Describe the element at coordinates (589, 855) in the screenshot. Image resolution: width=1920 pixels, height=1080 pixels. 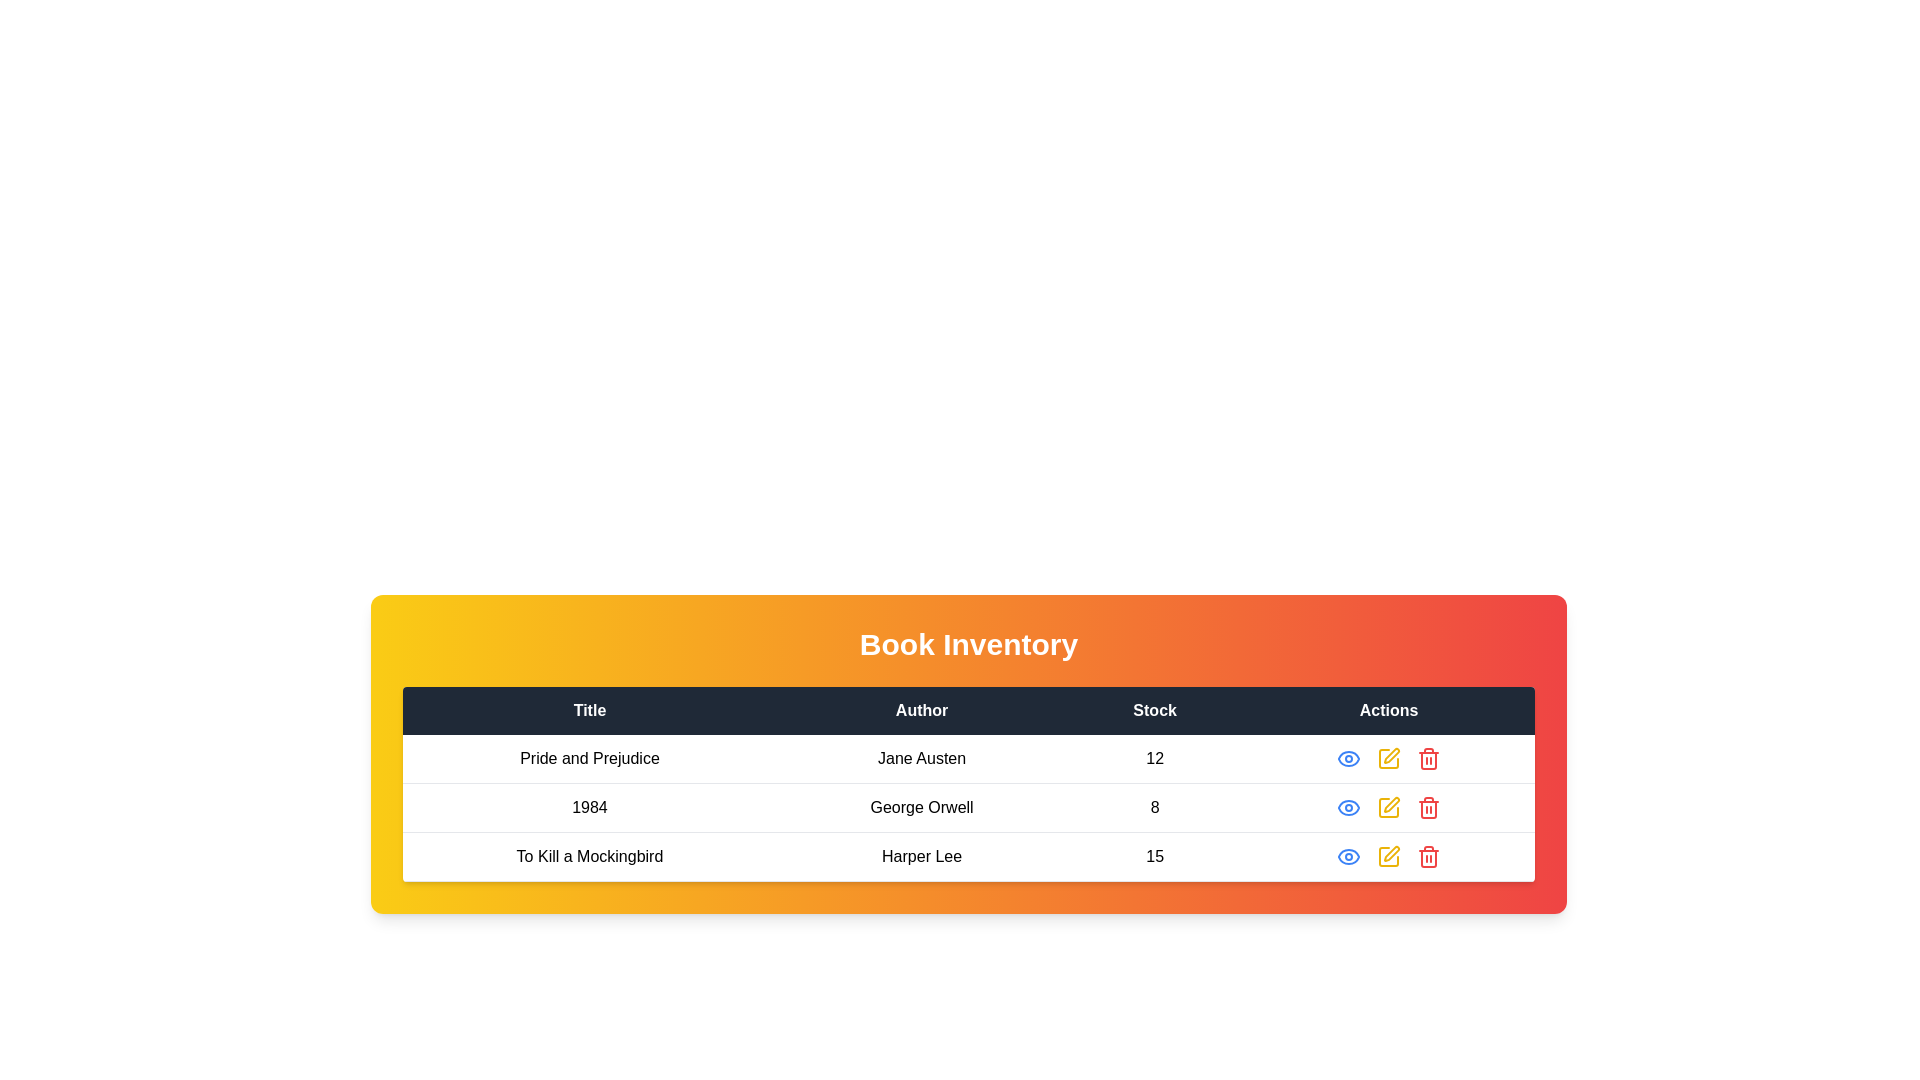
I see `the static text displaying the title of a book located in the first column of the third row of the table` at that location.